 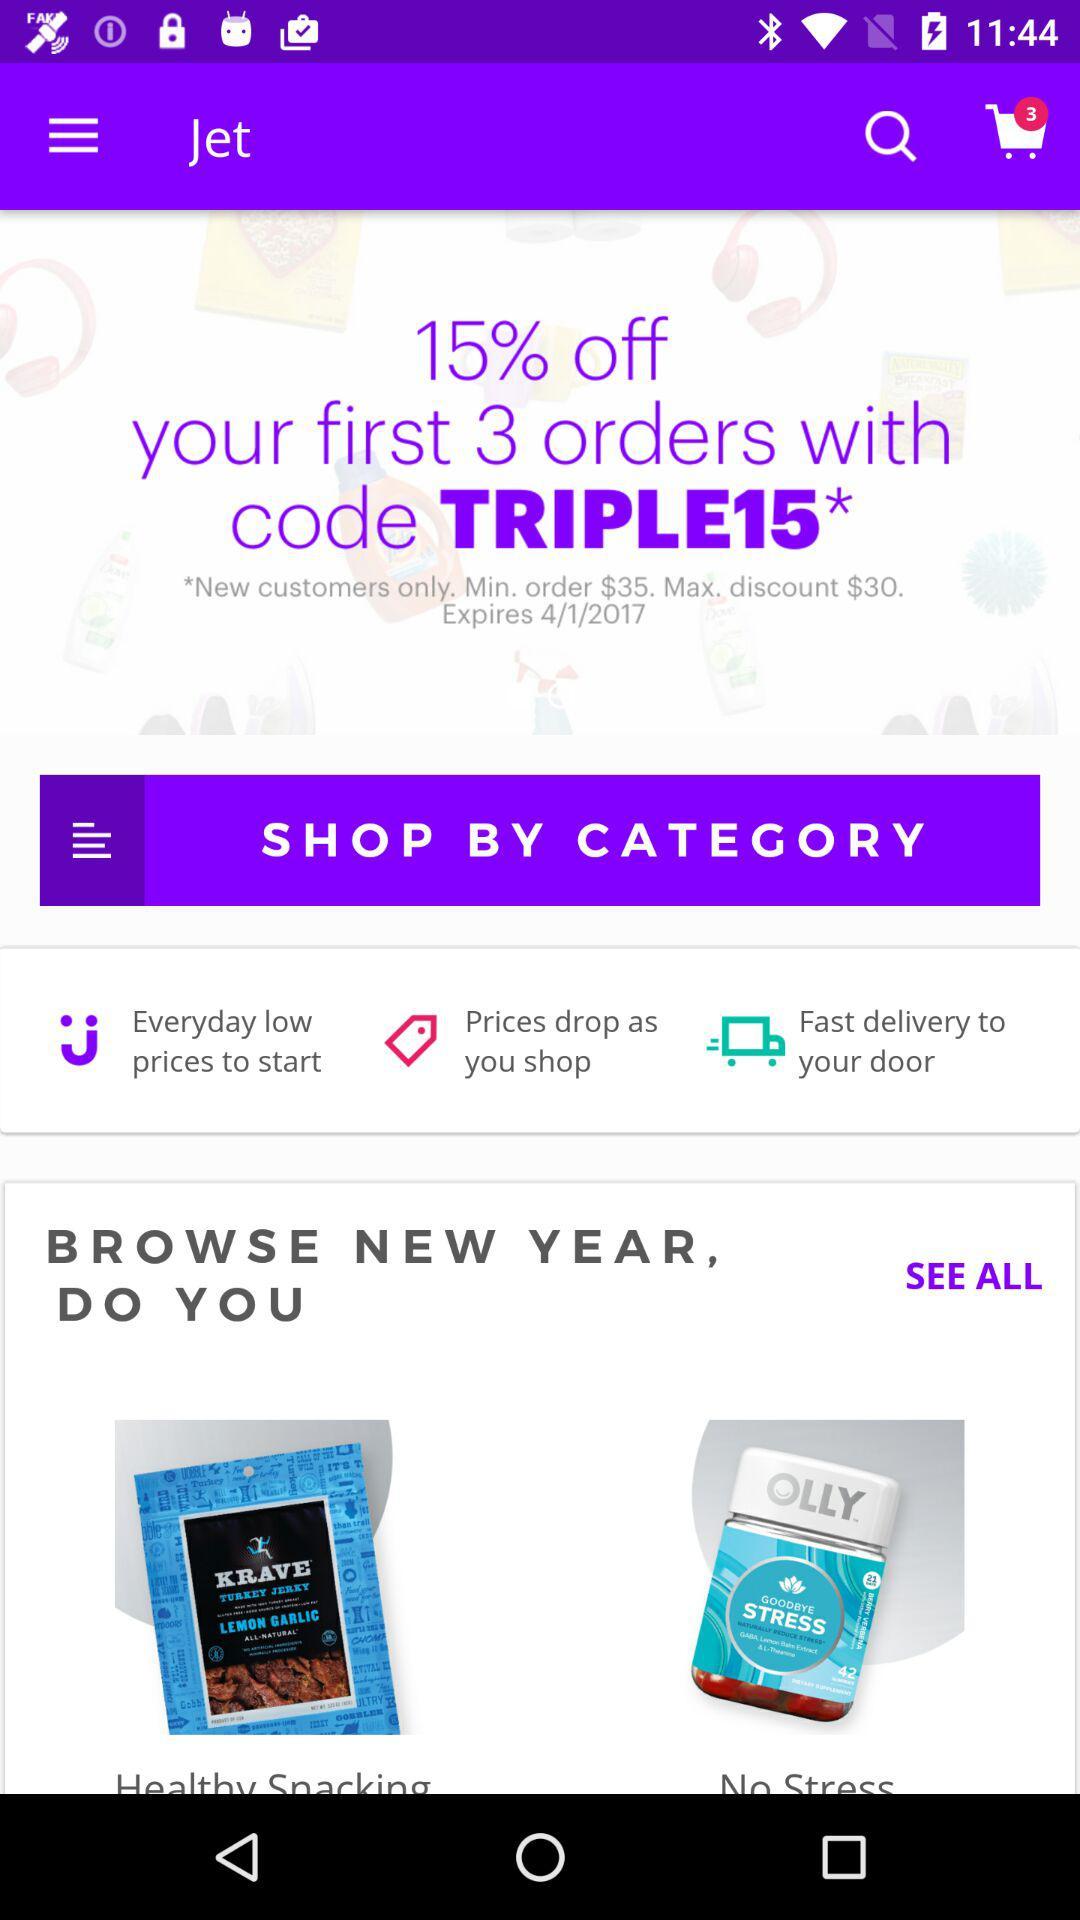 I want to click on the icon to the left of the jet icon, so click(x=72, y=135).